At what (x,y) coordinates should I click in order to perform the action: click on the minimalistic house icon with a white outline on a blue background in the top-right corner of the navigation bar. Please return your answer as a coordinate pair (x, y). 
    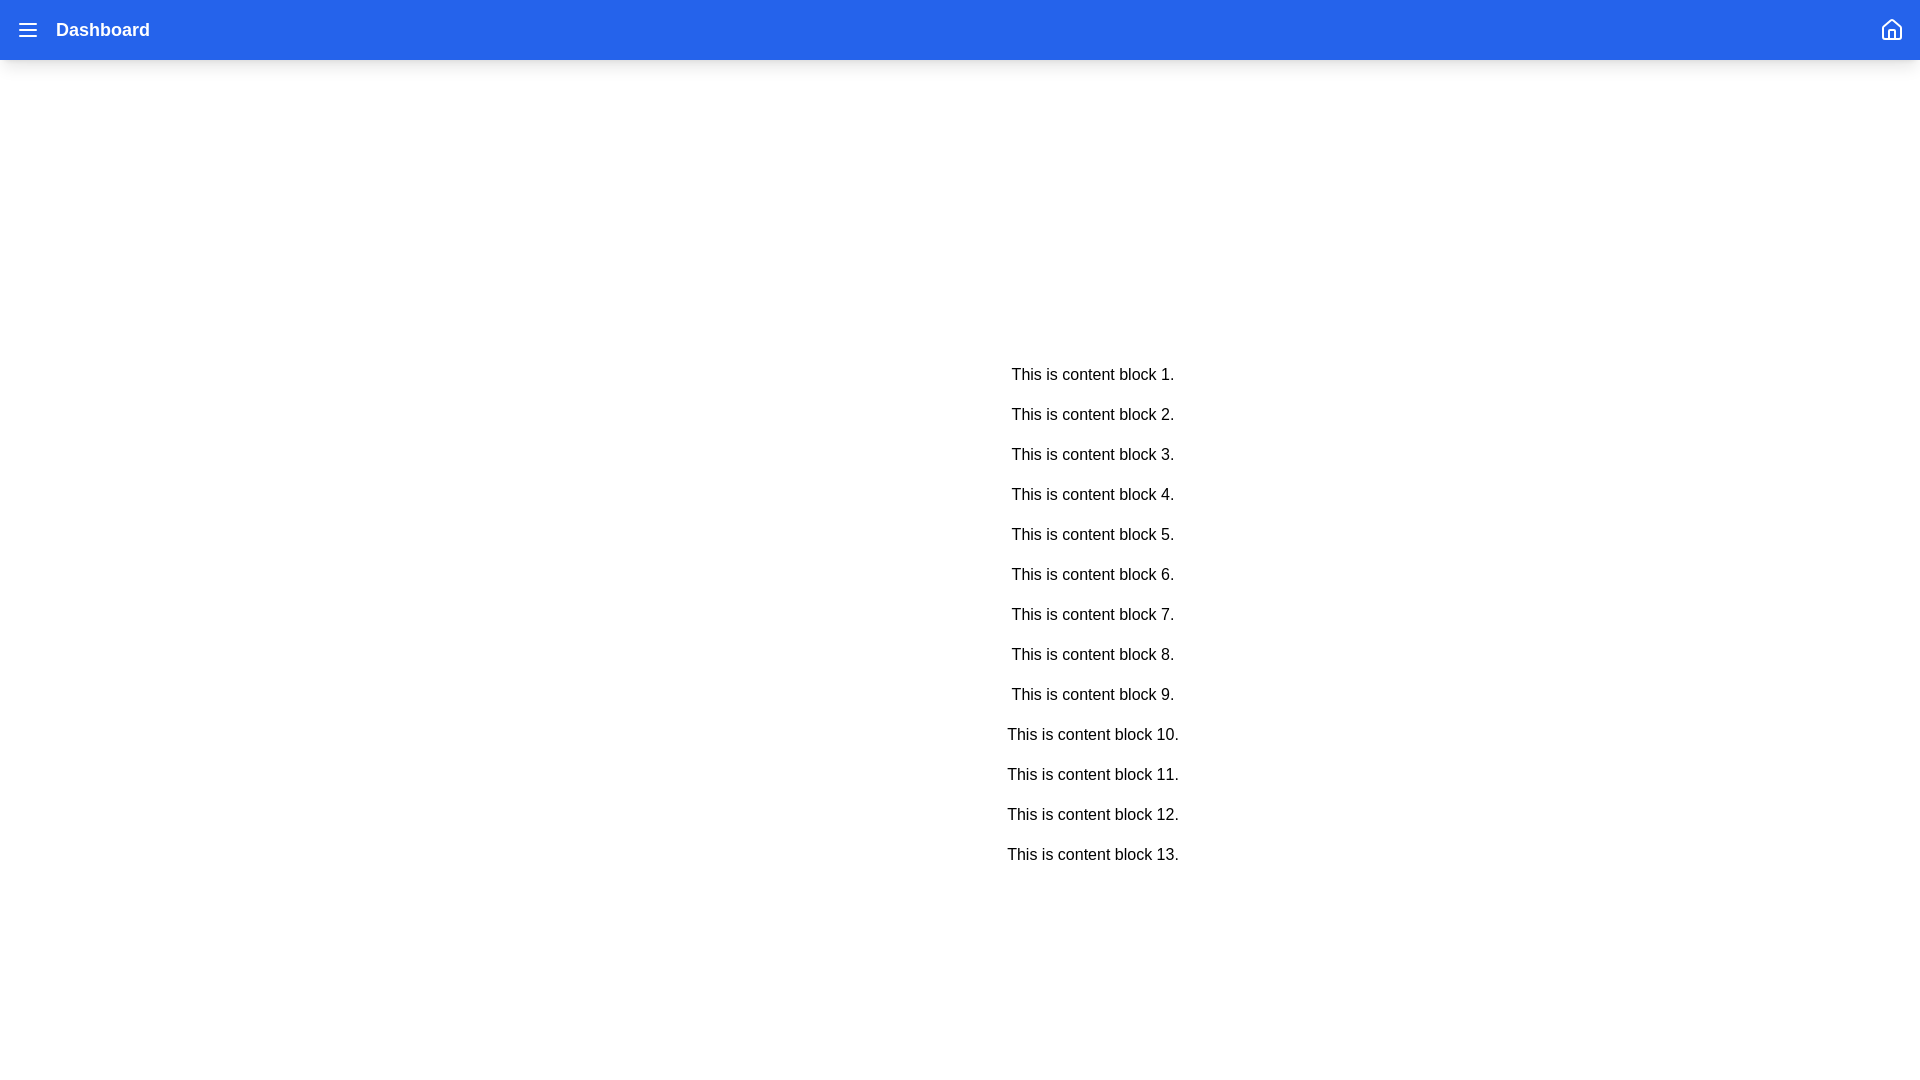
    Looking at the image, I should click on (1890, 30).